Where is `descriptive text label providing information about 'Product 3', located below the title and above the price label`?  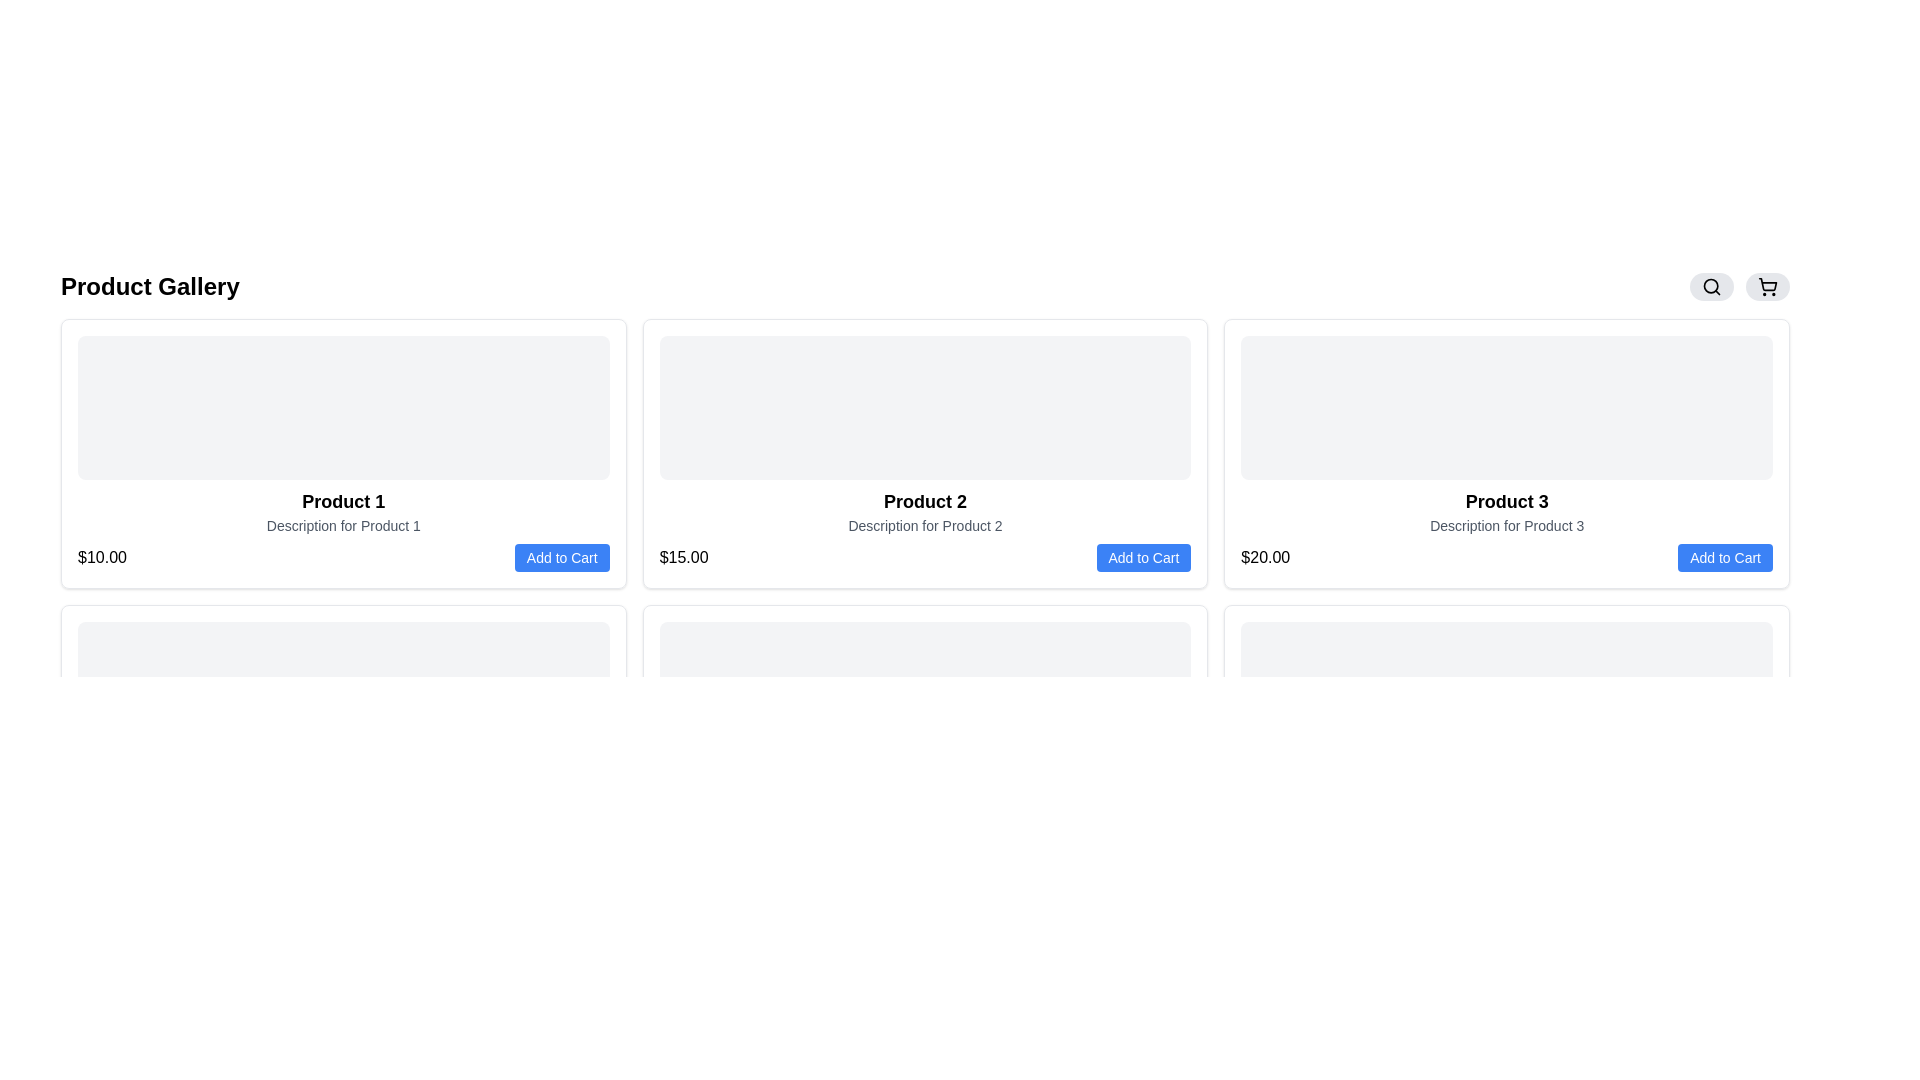
descriptive text label providing information about 'Product 3', located below the title and above the price label is located at coordinates (1507, 524).